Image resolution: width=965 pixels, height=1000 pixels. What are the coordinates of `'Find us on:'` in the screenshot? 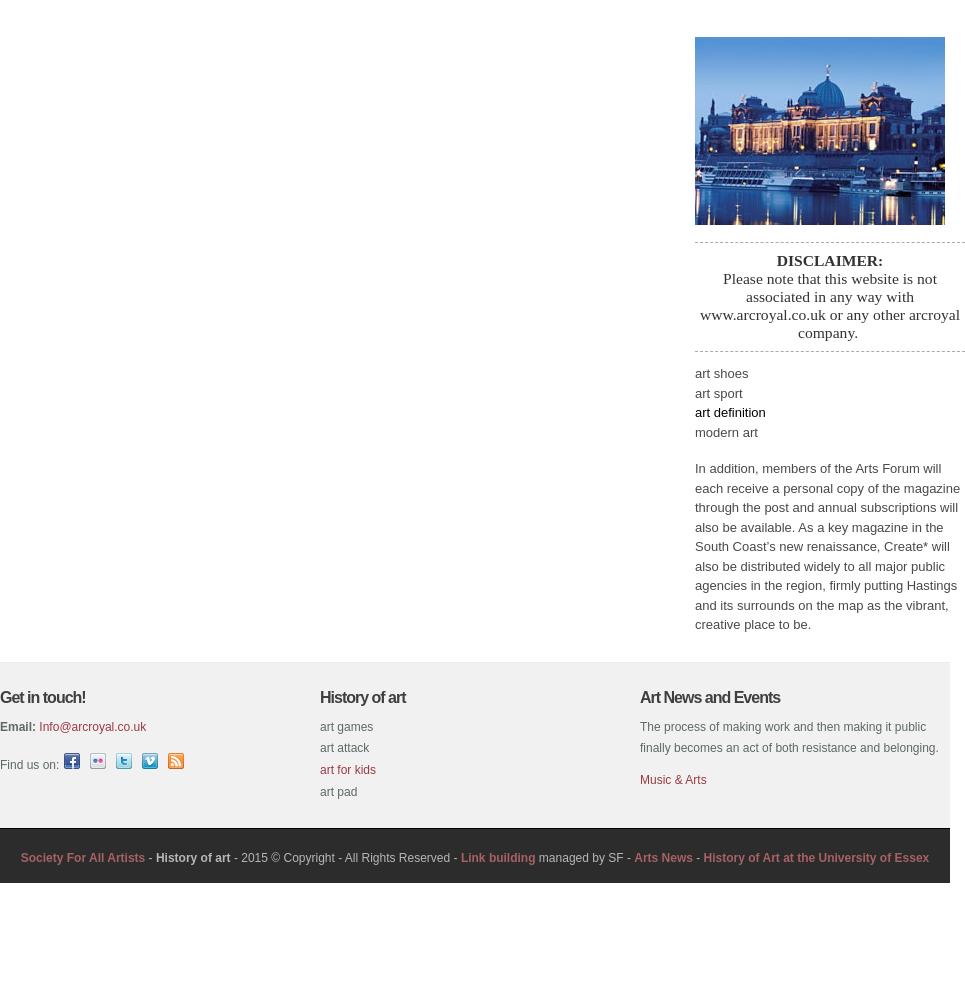 It's located at (28, 765).